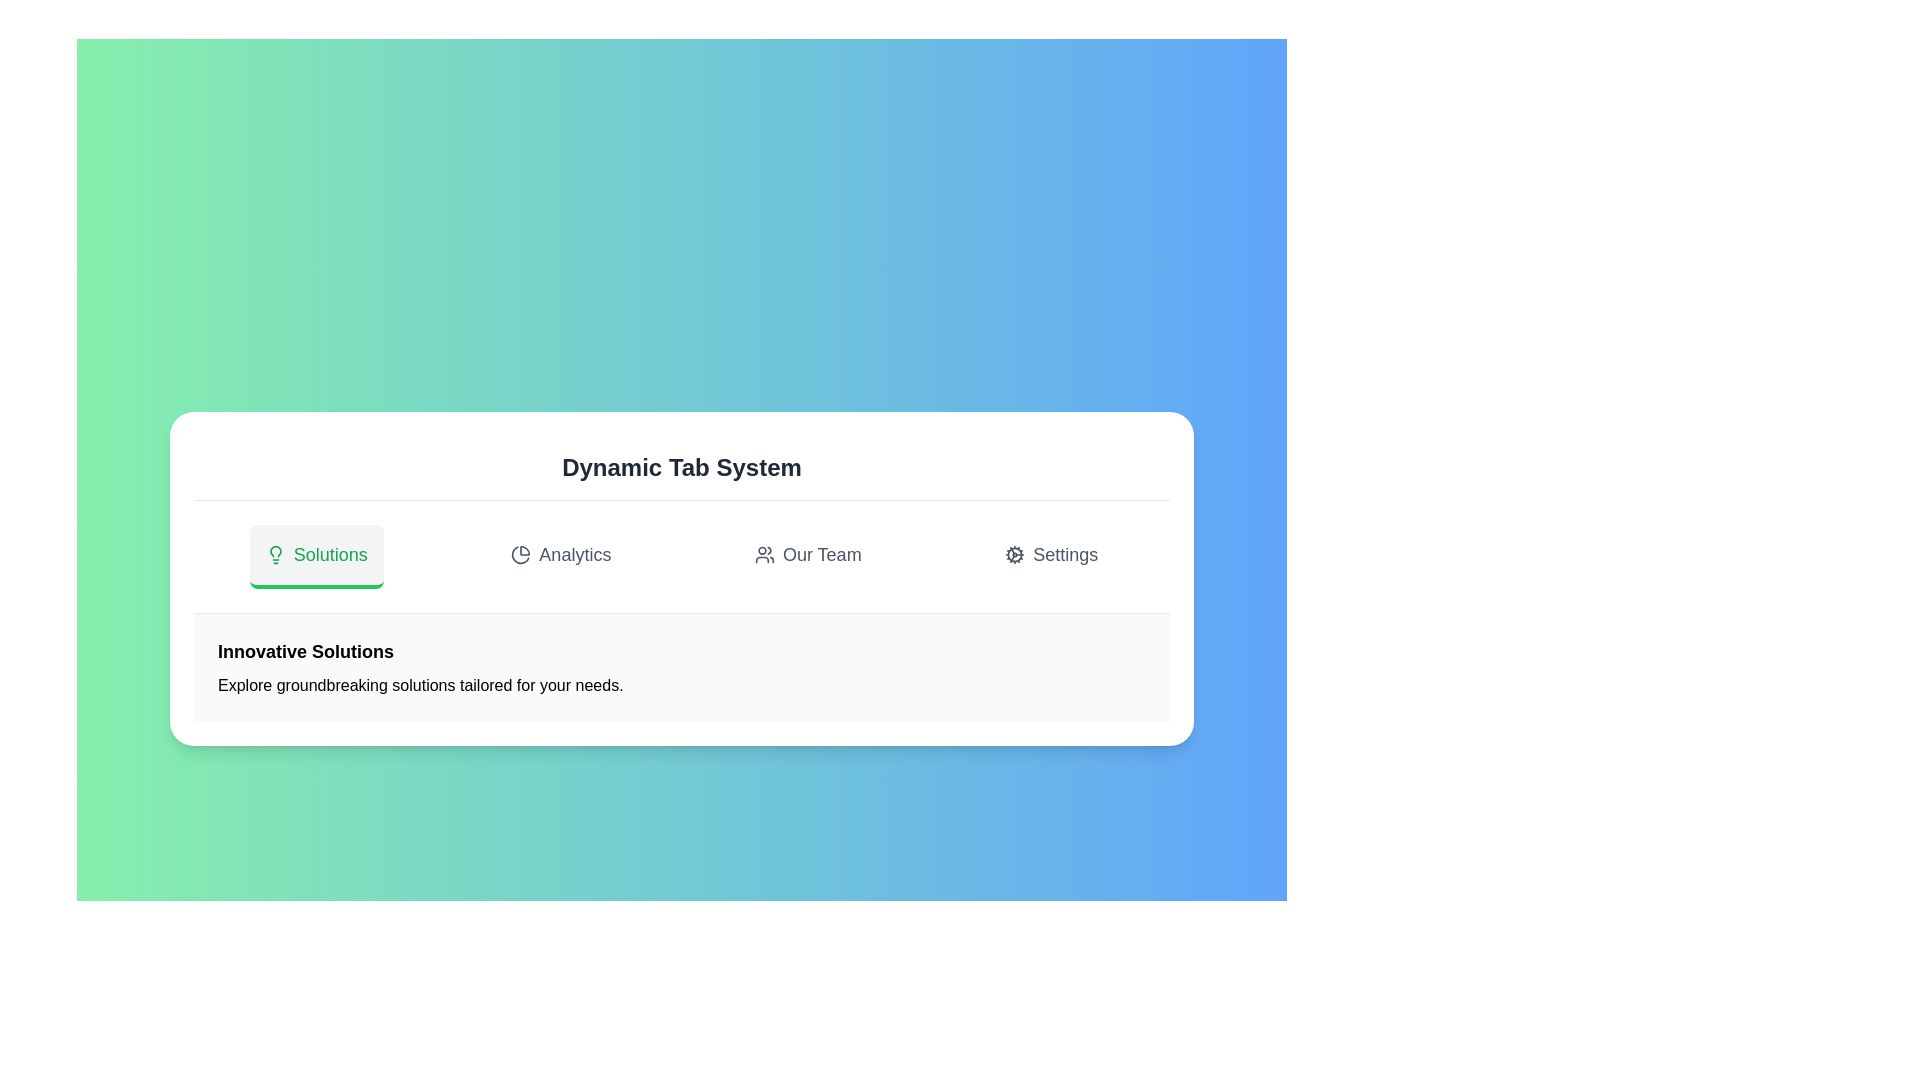 The image size is (1920, 1080). I want to click on the settings navigation tab, which is the fourth item, so click(1050, 556).